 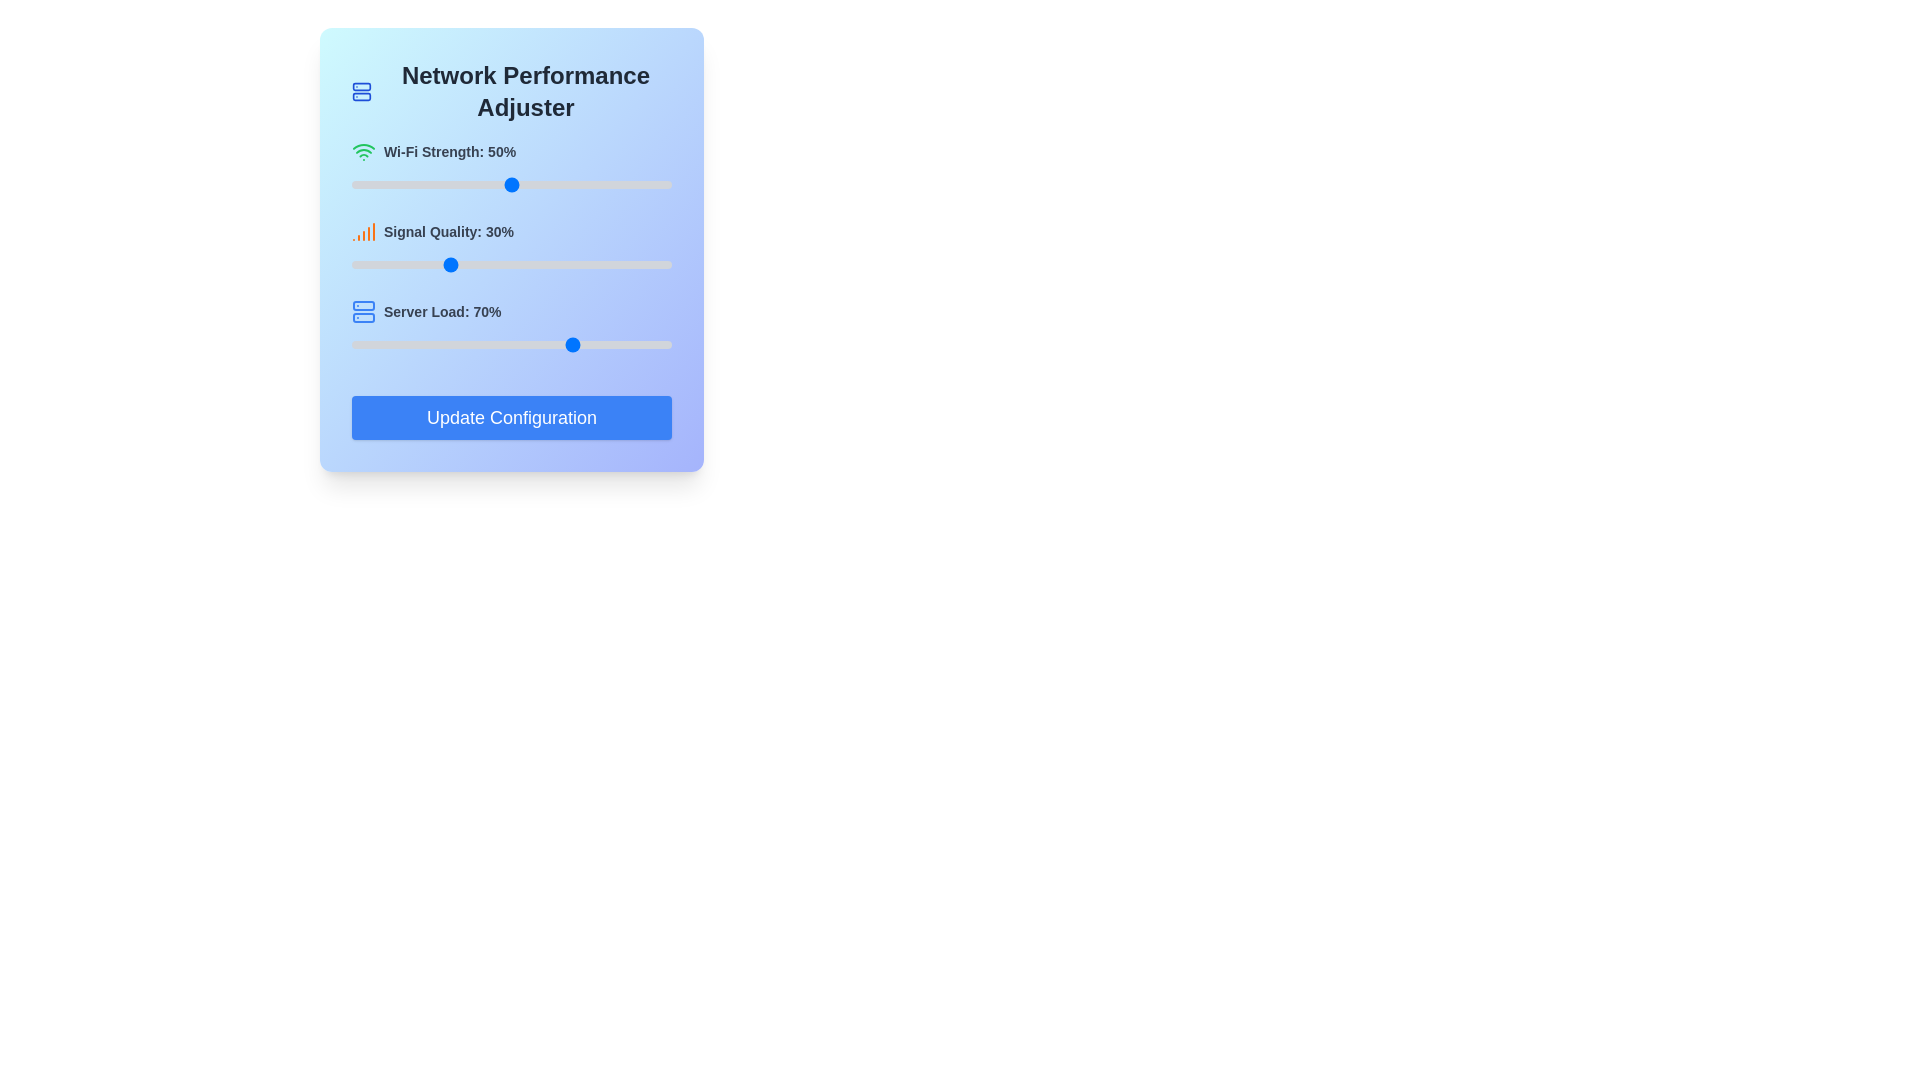 What do you see at coordinates (531, 185) in the screenshot?
I see `Wi-Fi strength` at bounding box center [531, 185].